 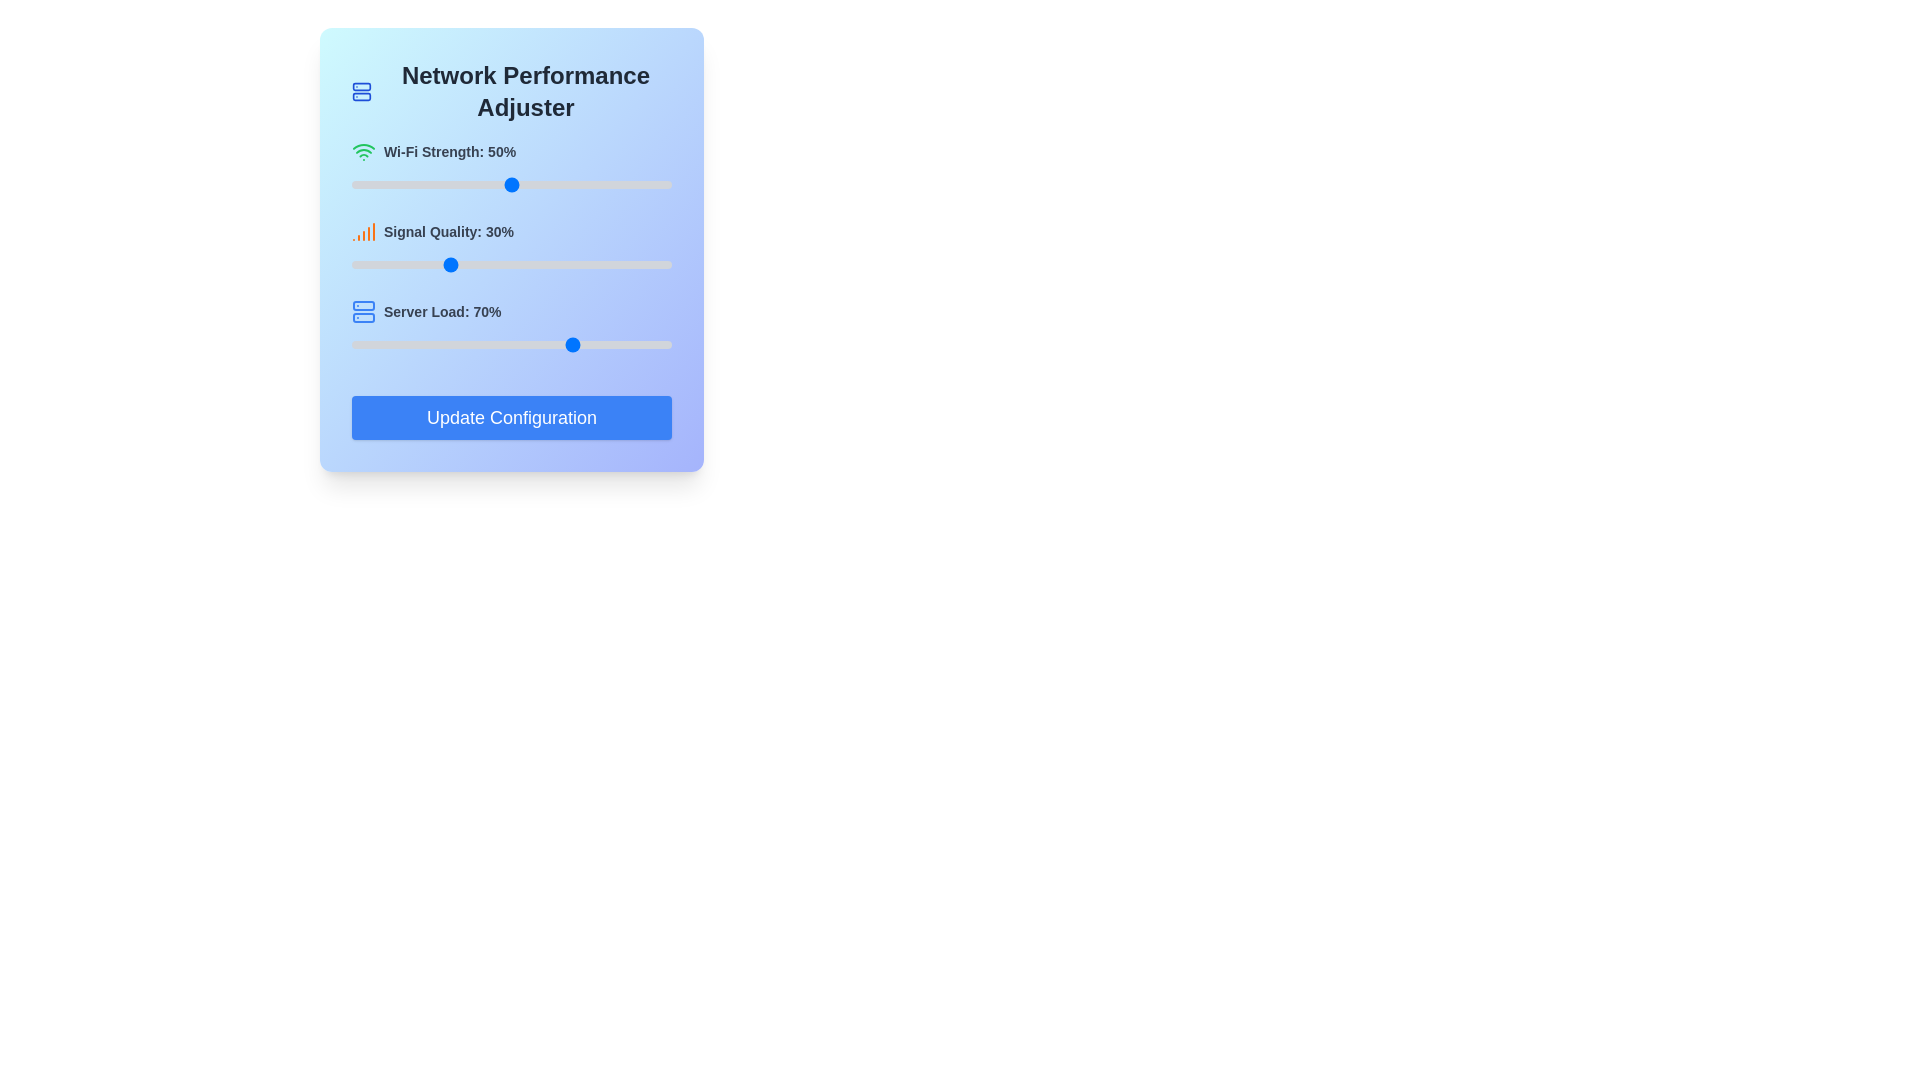 What do you see at coordinates (531, 185) in the screenshot?
I see `Wi-Fi strength` at bounding box center [531, 185].